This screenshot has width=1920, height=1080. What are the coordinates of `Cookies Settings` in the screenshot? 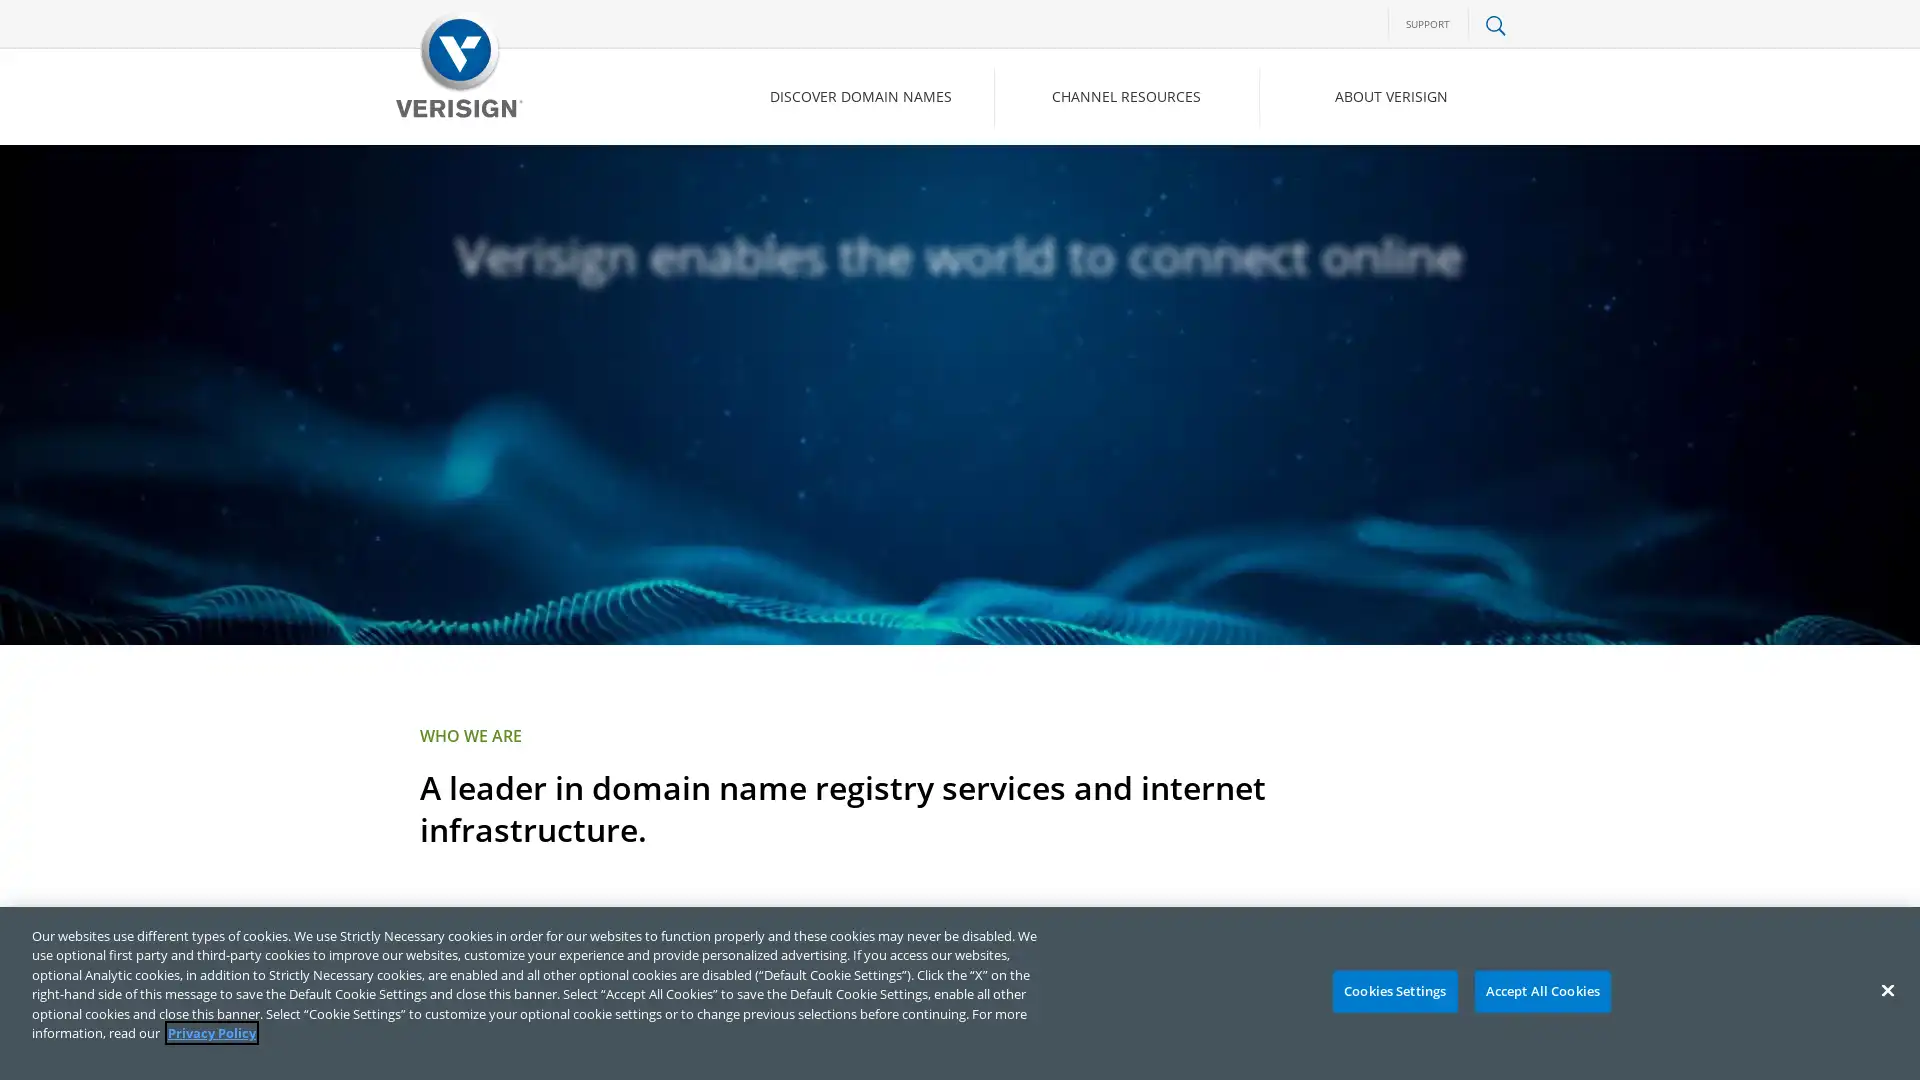 It's located at (1393, 991).